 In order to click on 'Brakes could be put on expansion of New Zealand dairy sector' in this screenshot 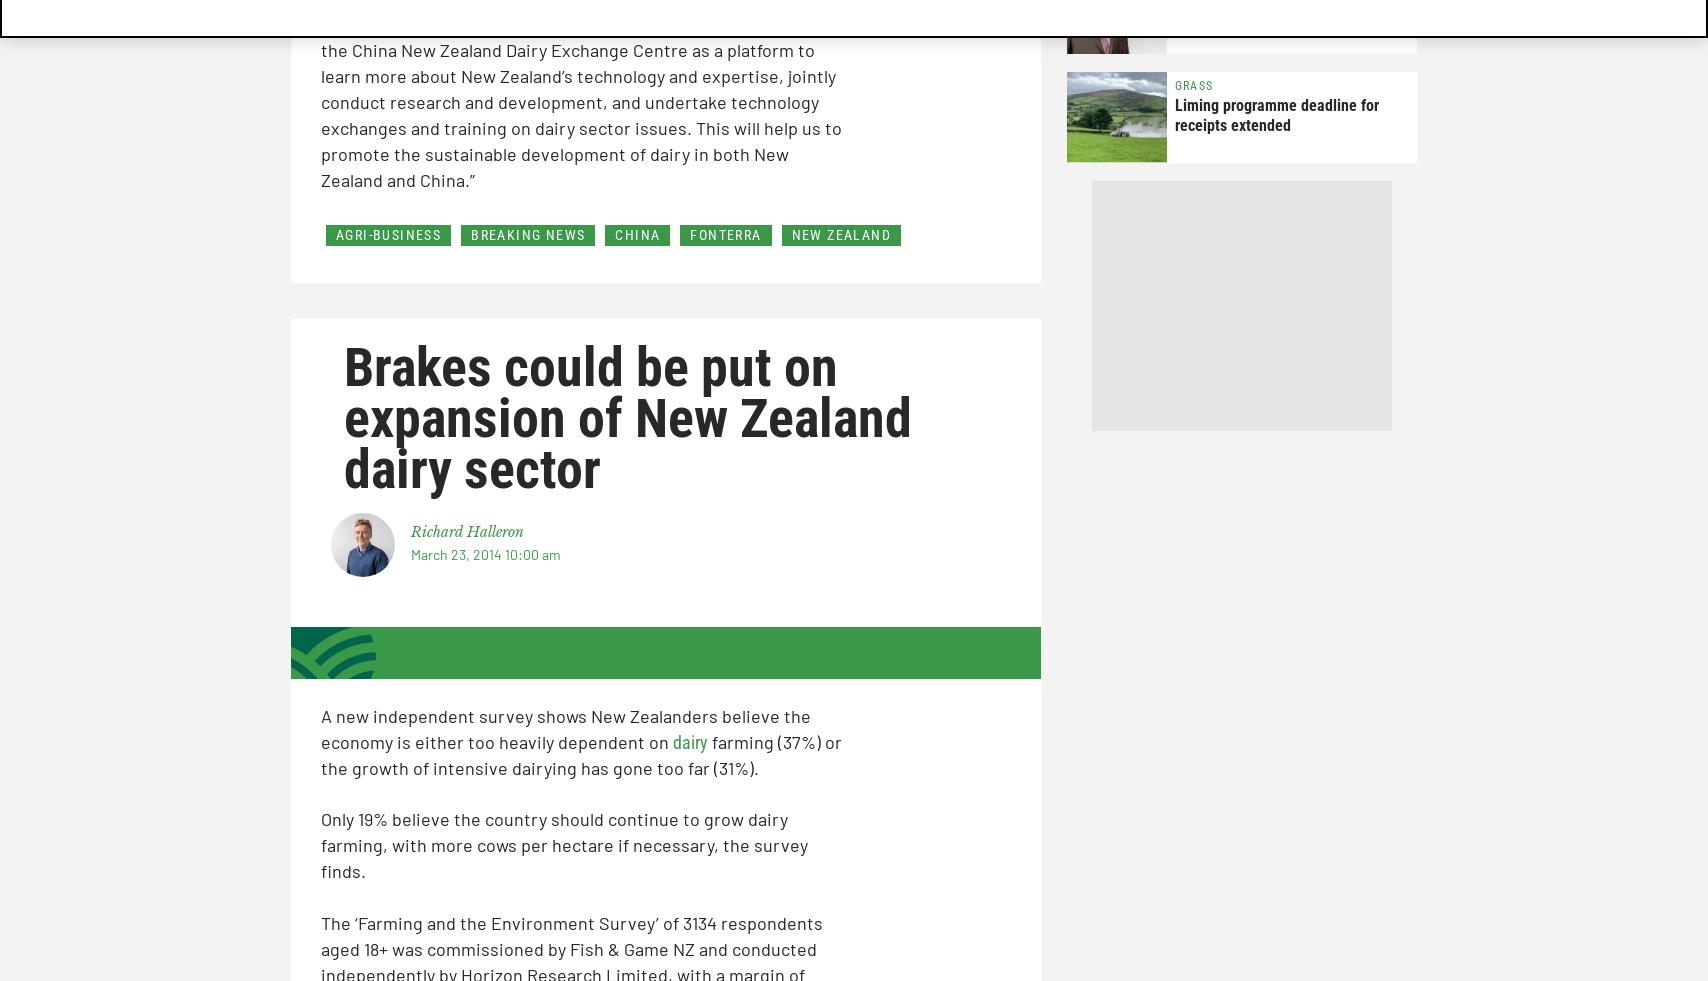, I will do `click(628, 416)`.